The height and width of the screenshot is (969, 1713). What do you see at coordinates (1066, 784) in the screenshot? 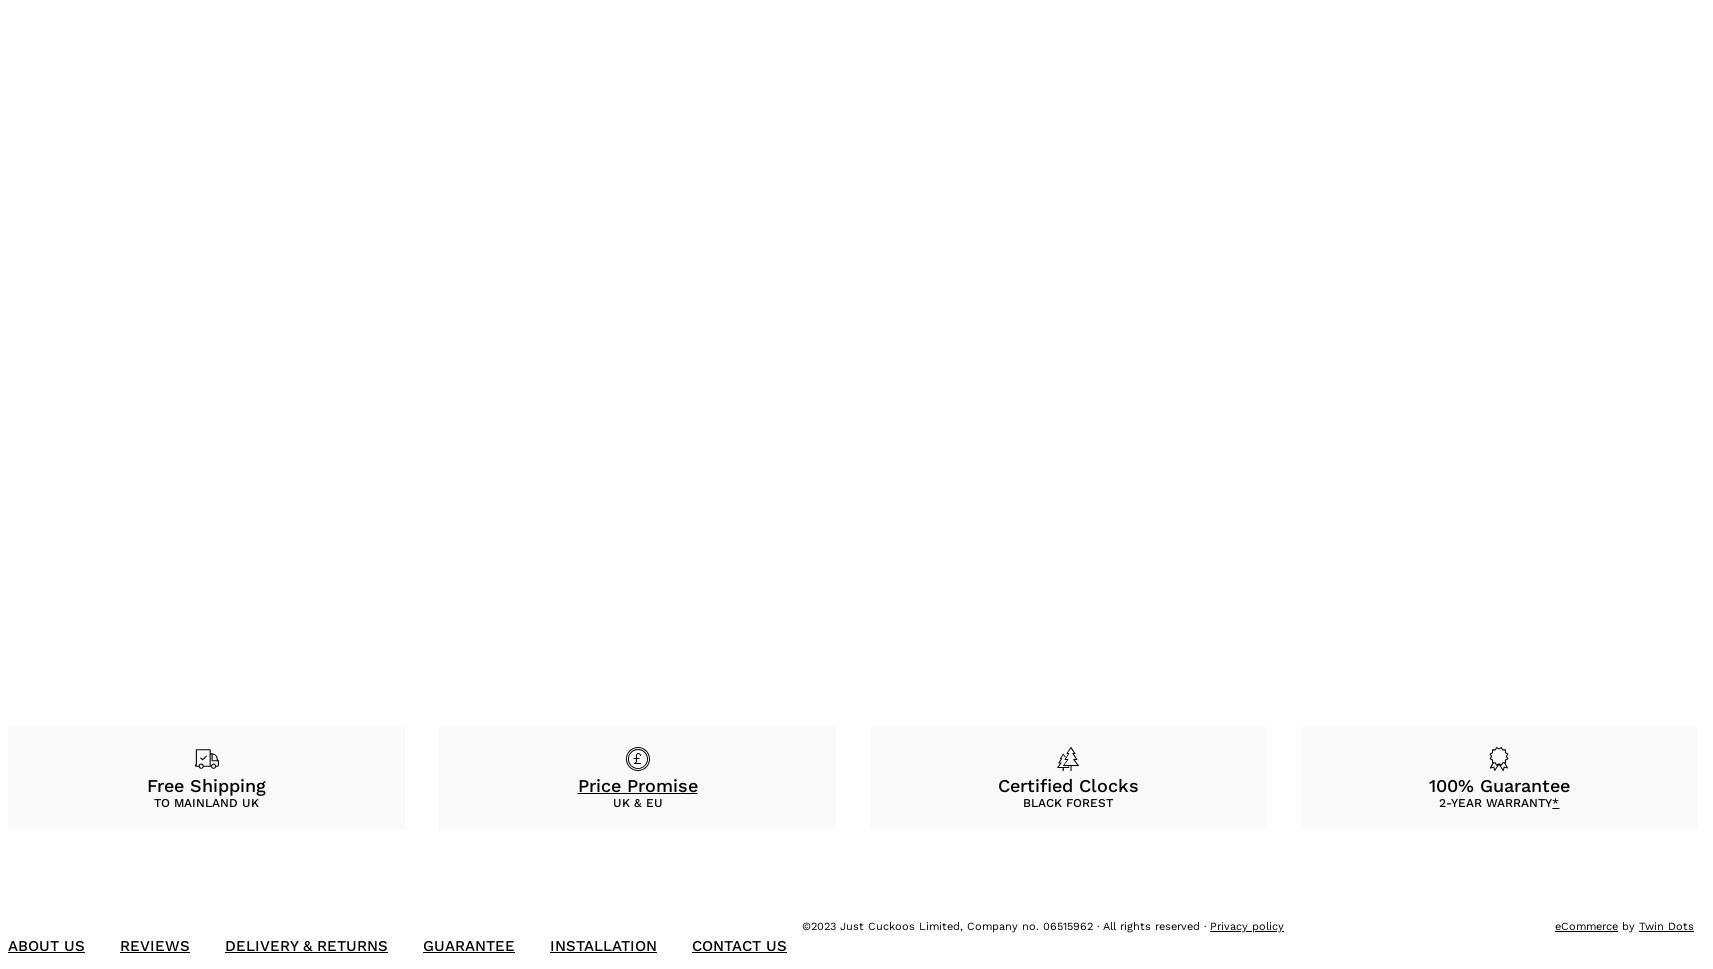
I see `'Certified Clocks'` at bounding box center [1066, 784].